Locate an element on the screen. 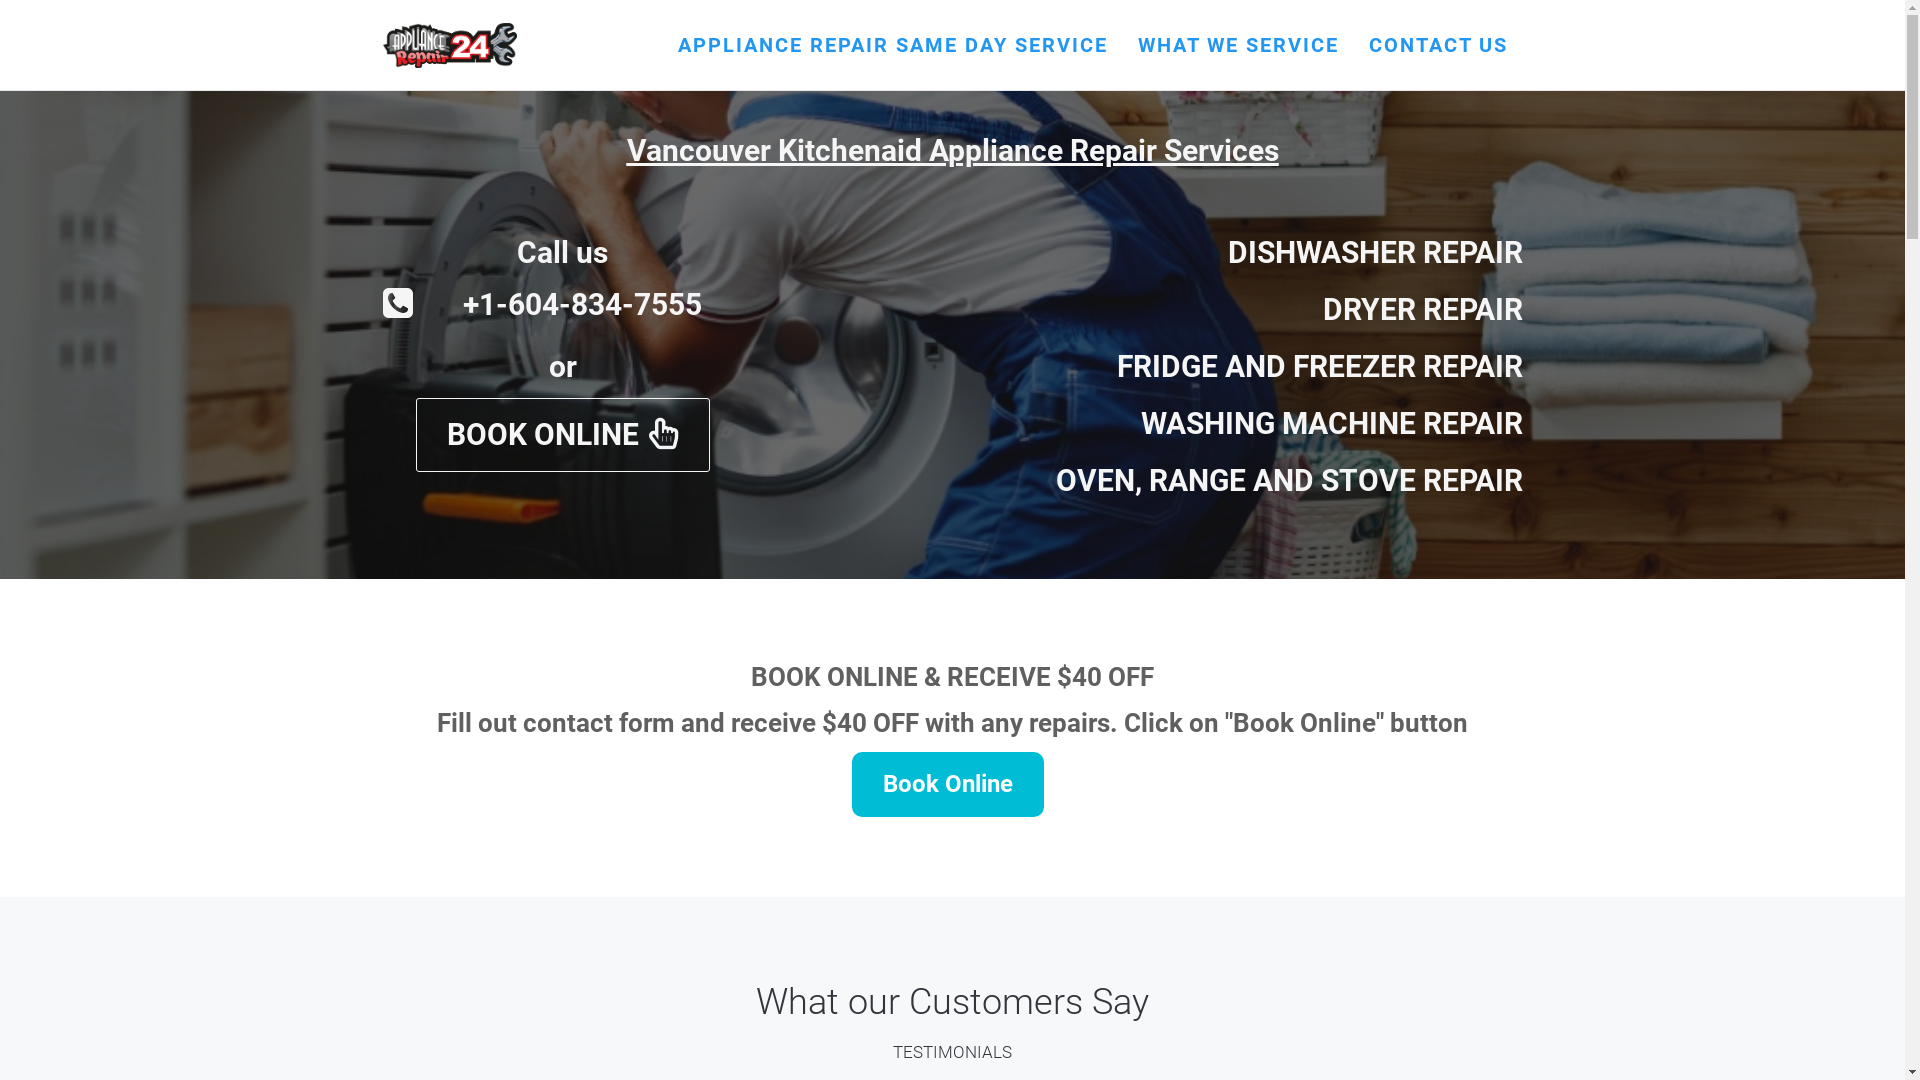 The height and width of the screenshot is (1080, 1920). 'Book Online' is located at coordinates (946, 784).